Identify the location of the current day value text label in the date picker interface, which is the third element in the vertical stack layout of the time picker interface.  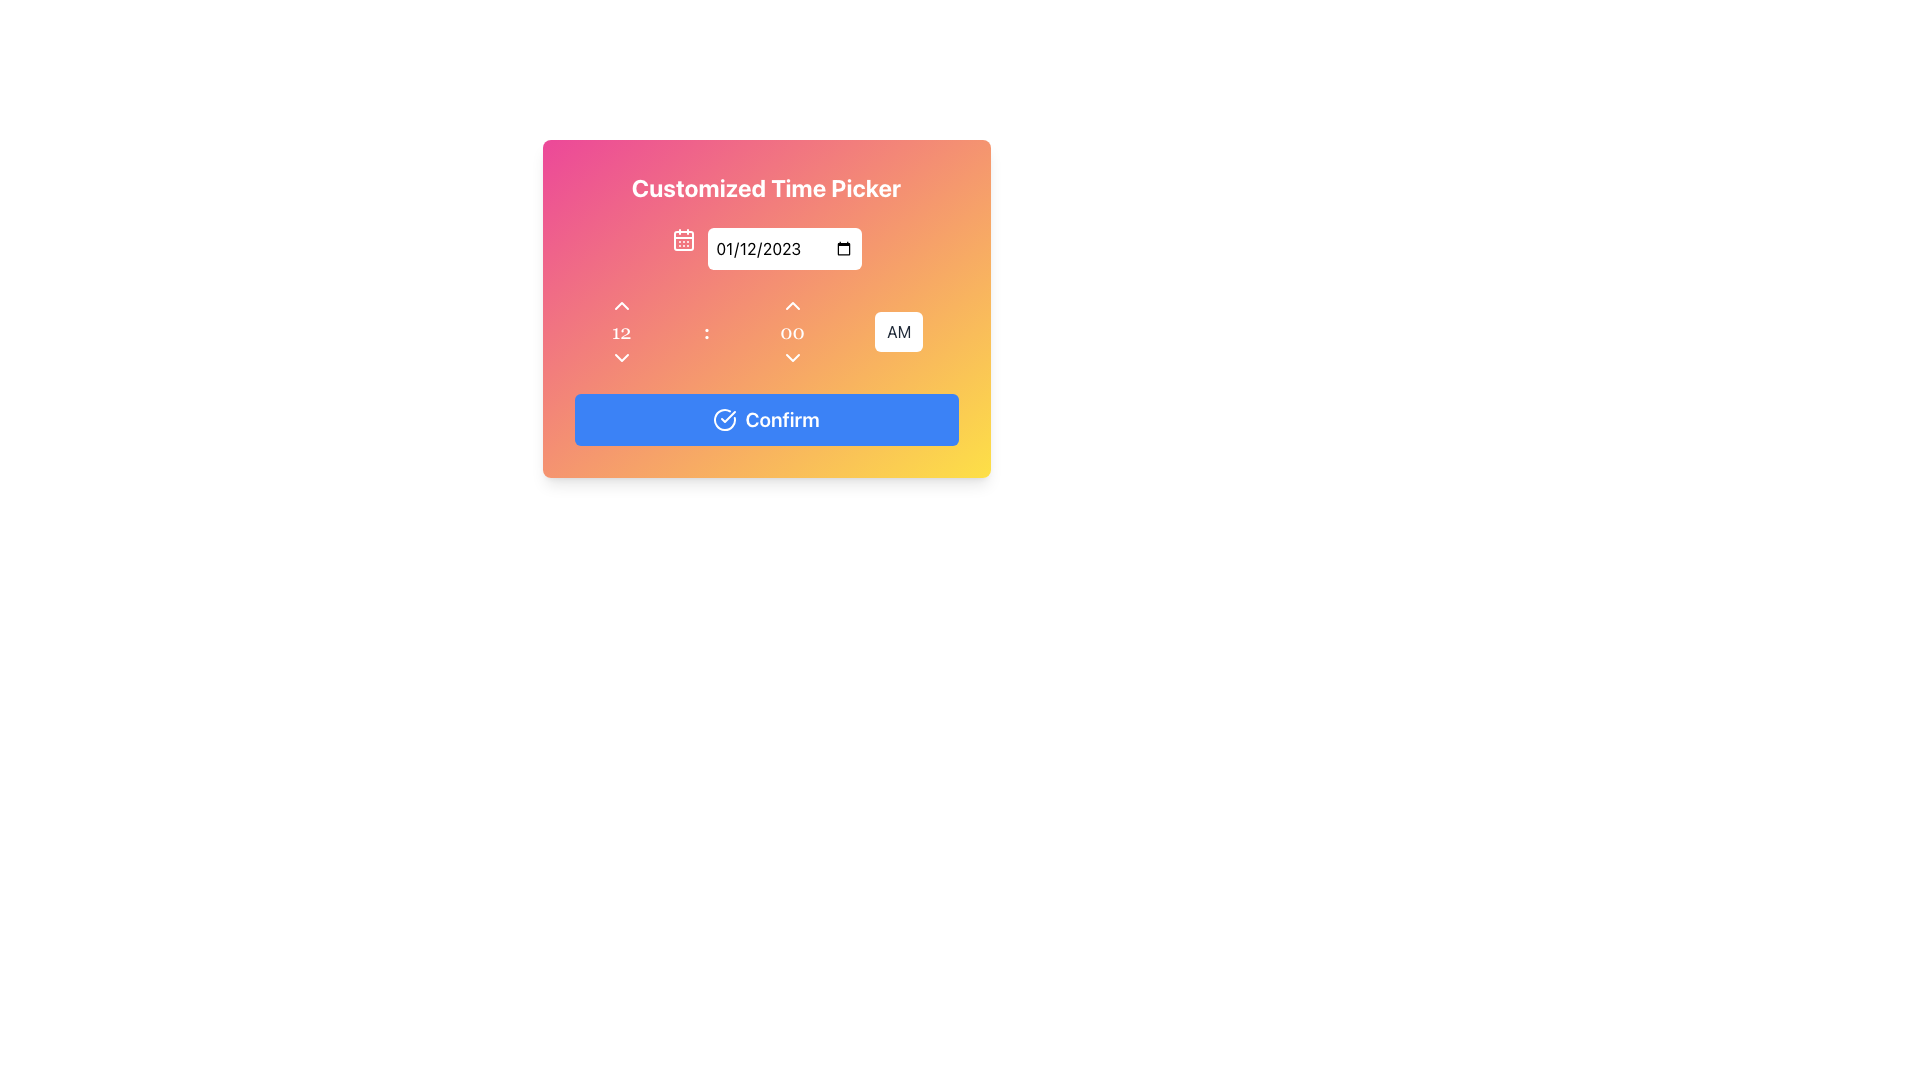
(620, 330).